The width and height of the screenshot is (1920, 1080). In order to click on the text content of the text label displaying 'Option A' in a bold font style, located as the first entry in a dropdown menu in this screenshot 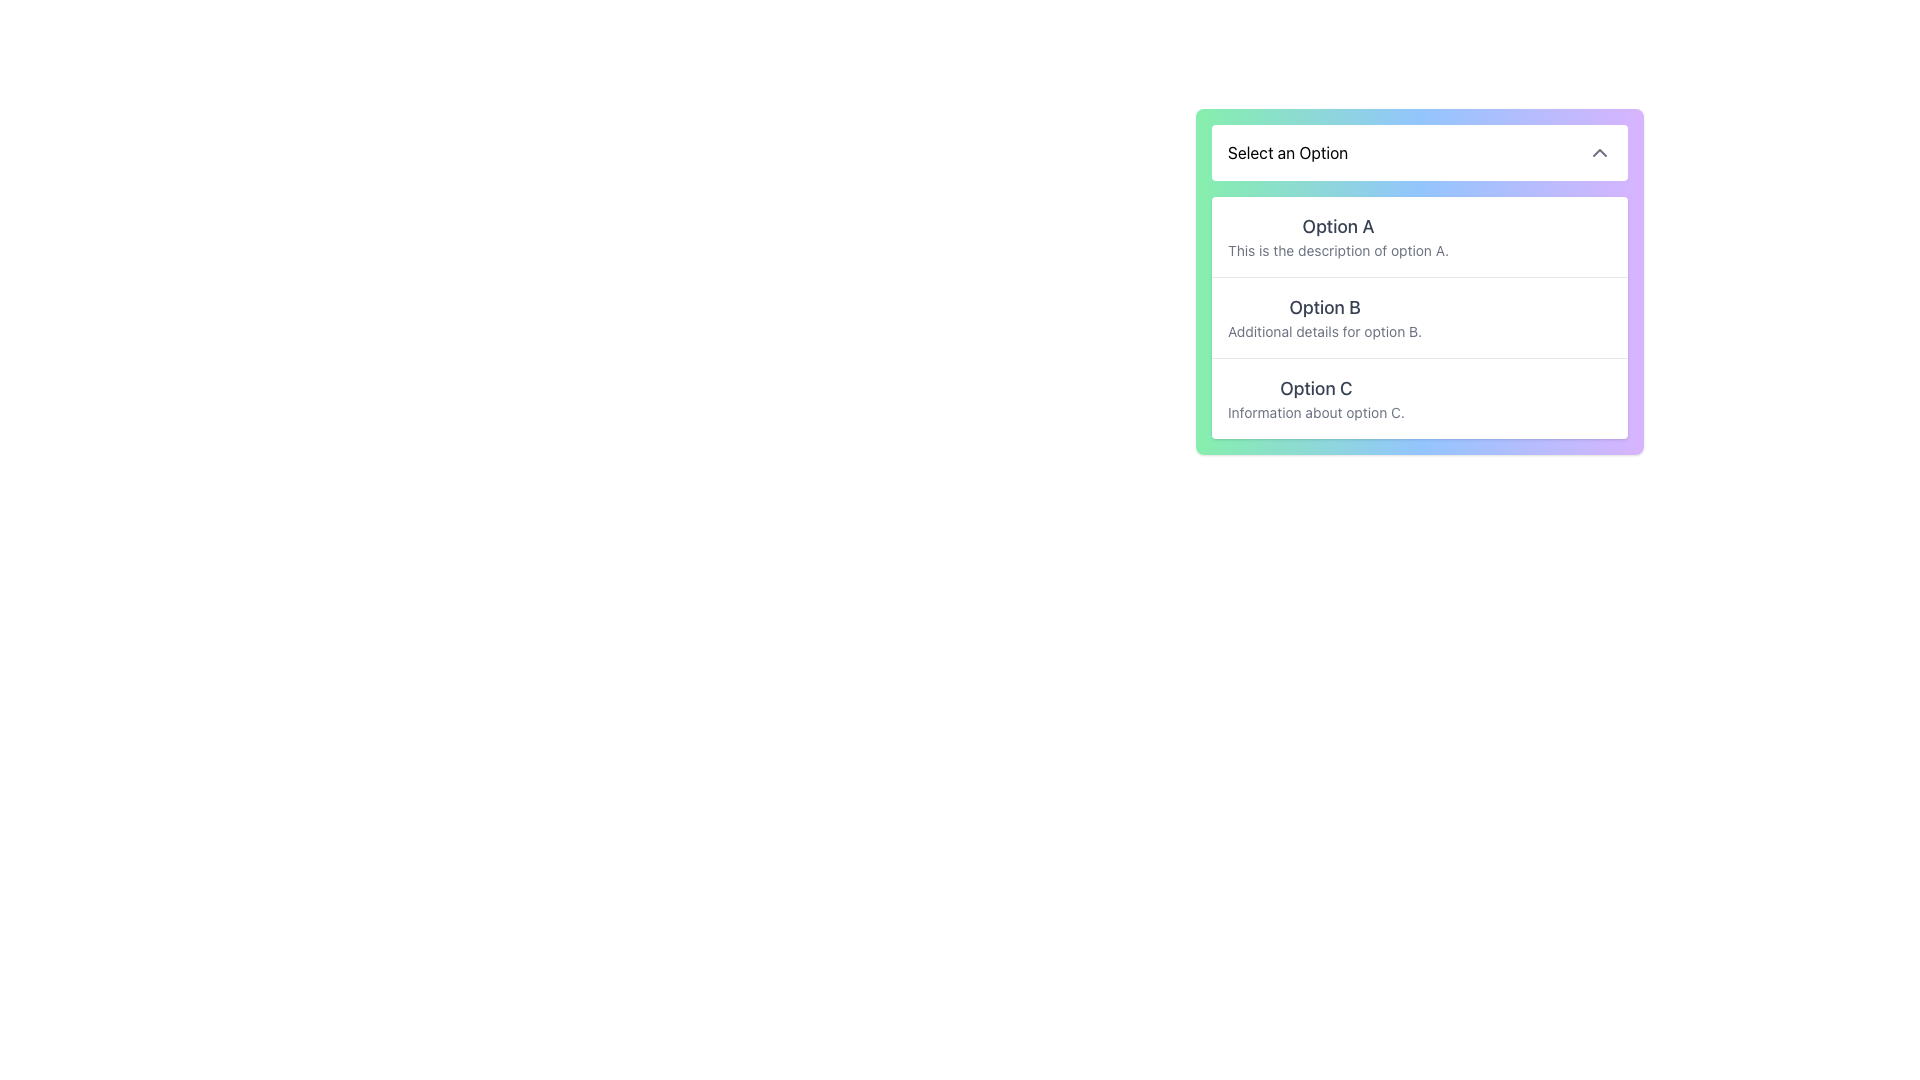, I will do `click(1338, 226)`.